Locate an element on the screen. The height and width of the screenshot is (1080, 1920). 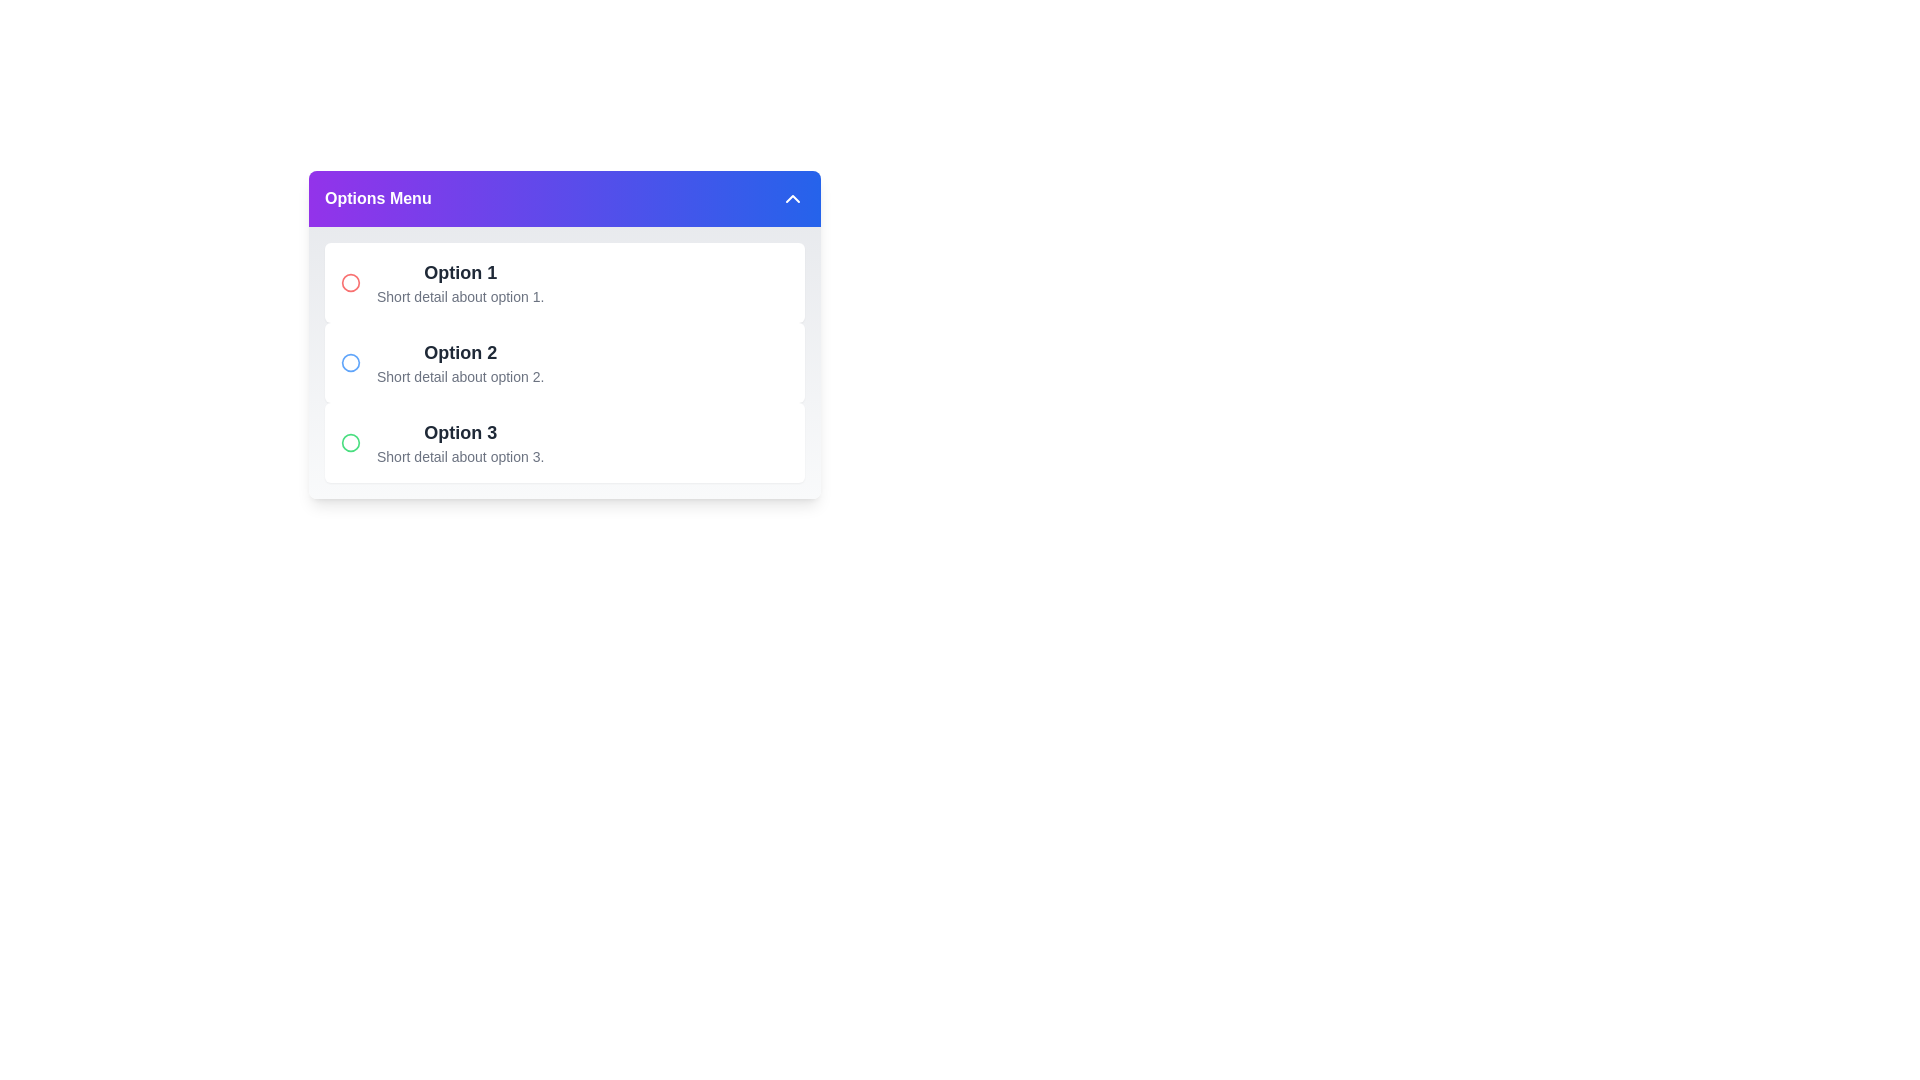
the icon associated with Option 2 in the menu is located at coordinates (350, 362).